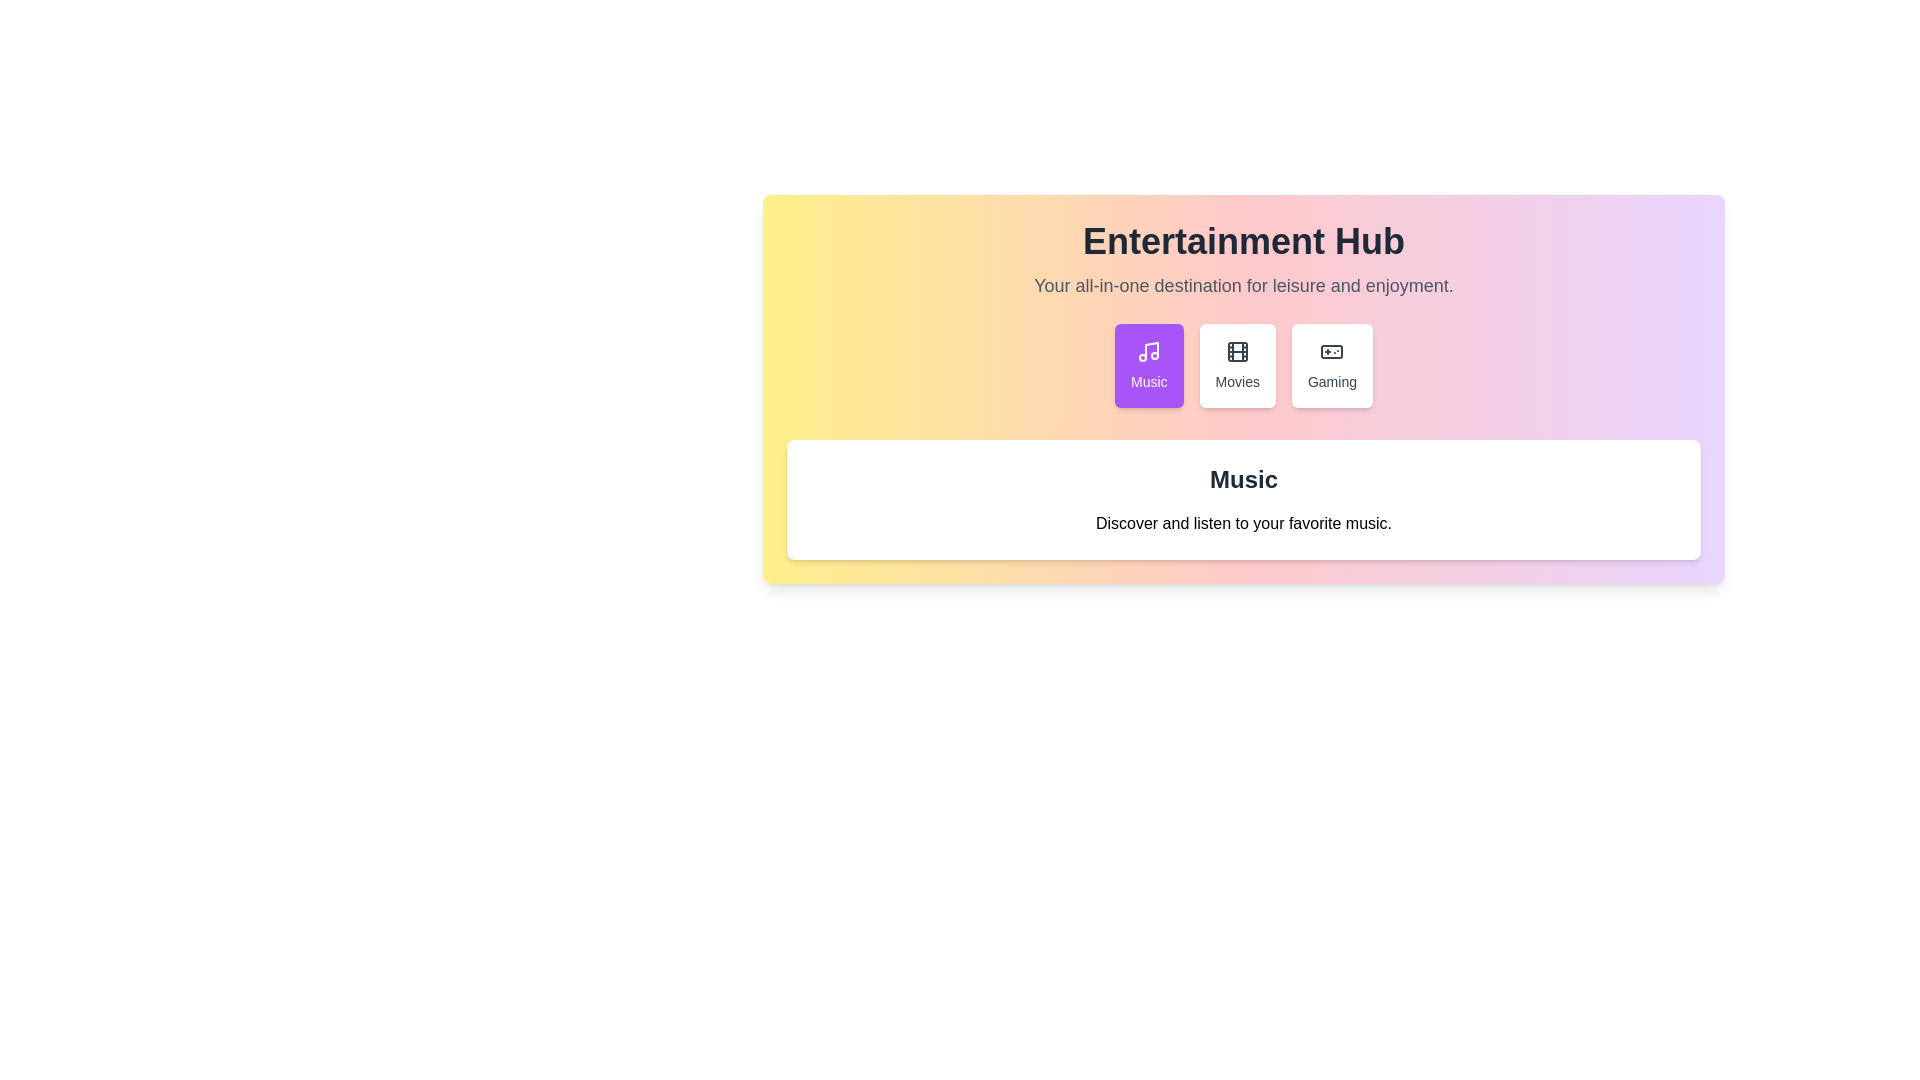 This screenshot has height=1080, width=1920. Describe the element at coordinates (1332, 381) in the screenshot. I see `the text label 'Gaming' located at the bottom of the clickable card, which is part of a group of three cards labeled 'Music', 'Movies', and 'Gaming'` at that location.